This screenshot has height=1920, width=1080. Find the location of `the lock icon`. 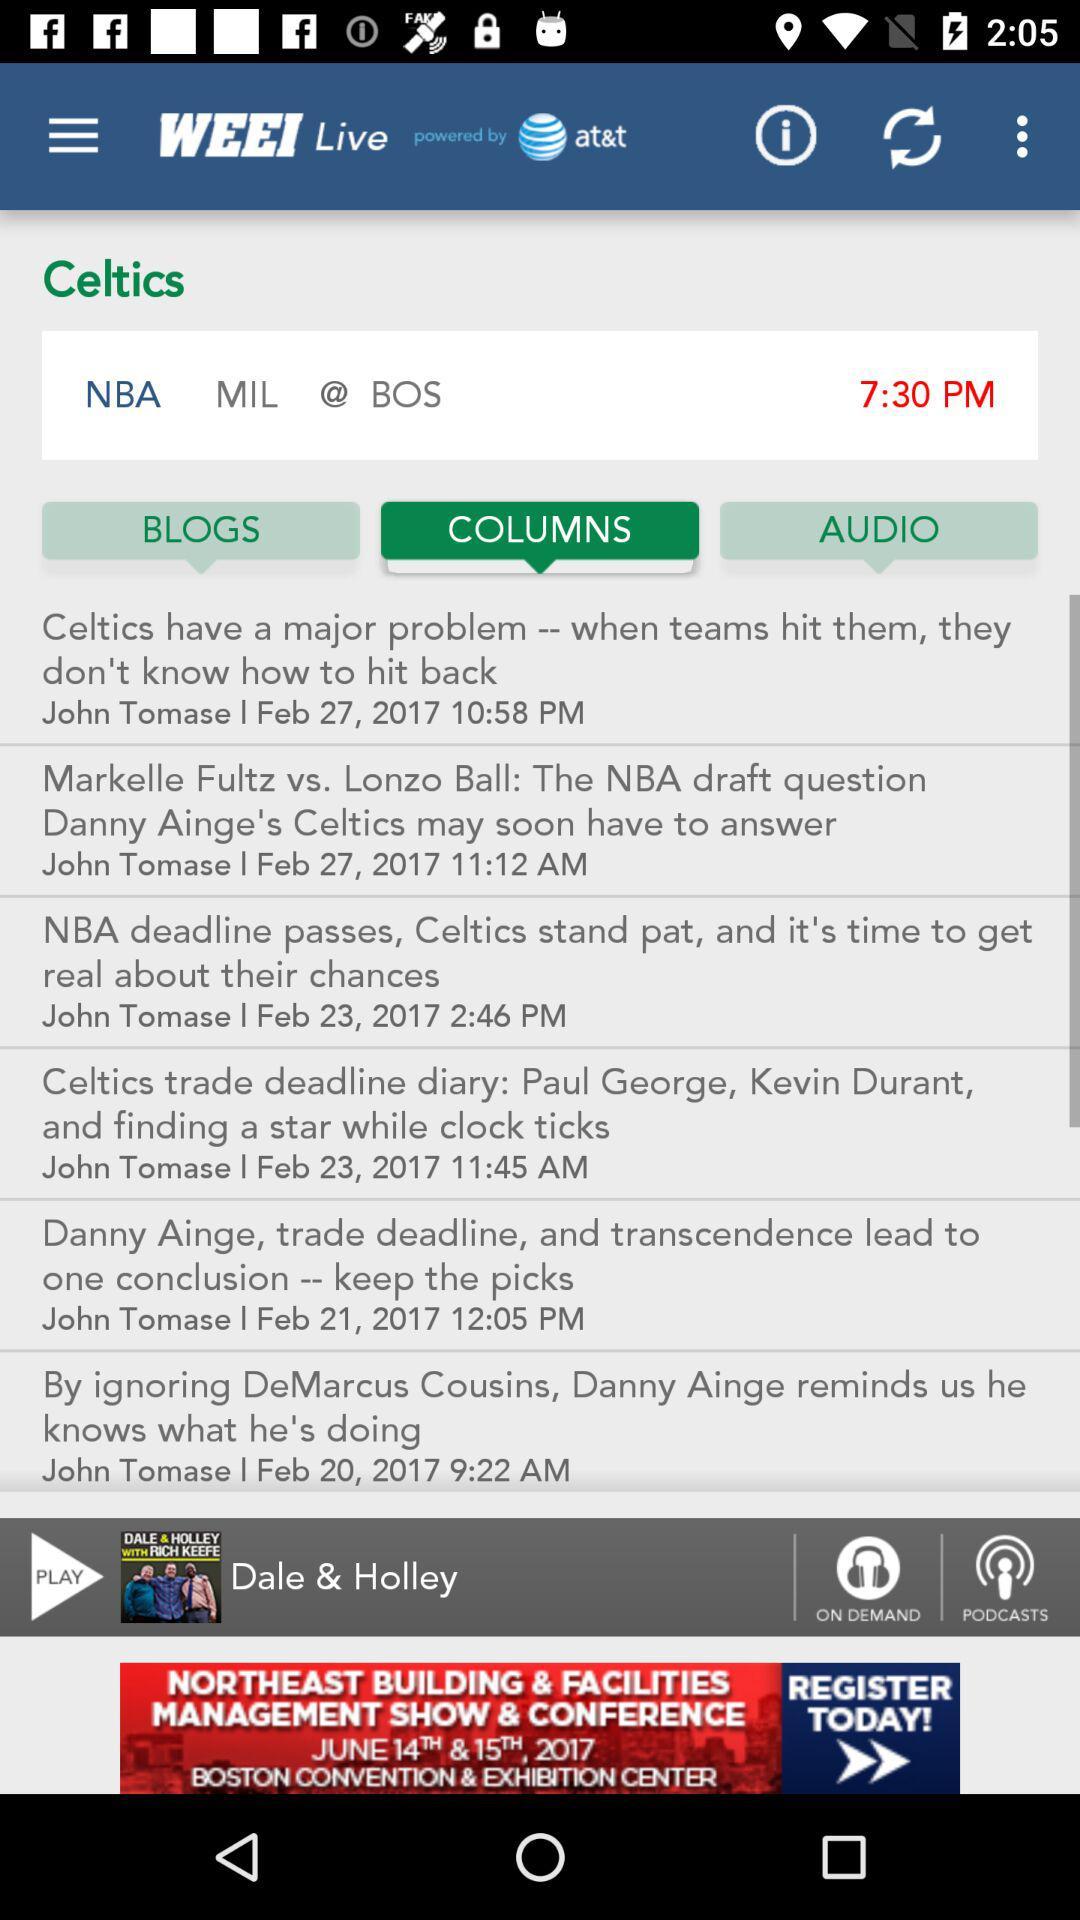

the lock icon is located at coordinates (866, 1576).